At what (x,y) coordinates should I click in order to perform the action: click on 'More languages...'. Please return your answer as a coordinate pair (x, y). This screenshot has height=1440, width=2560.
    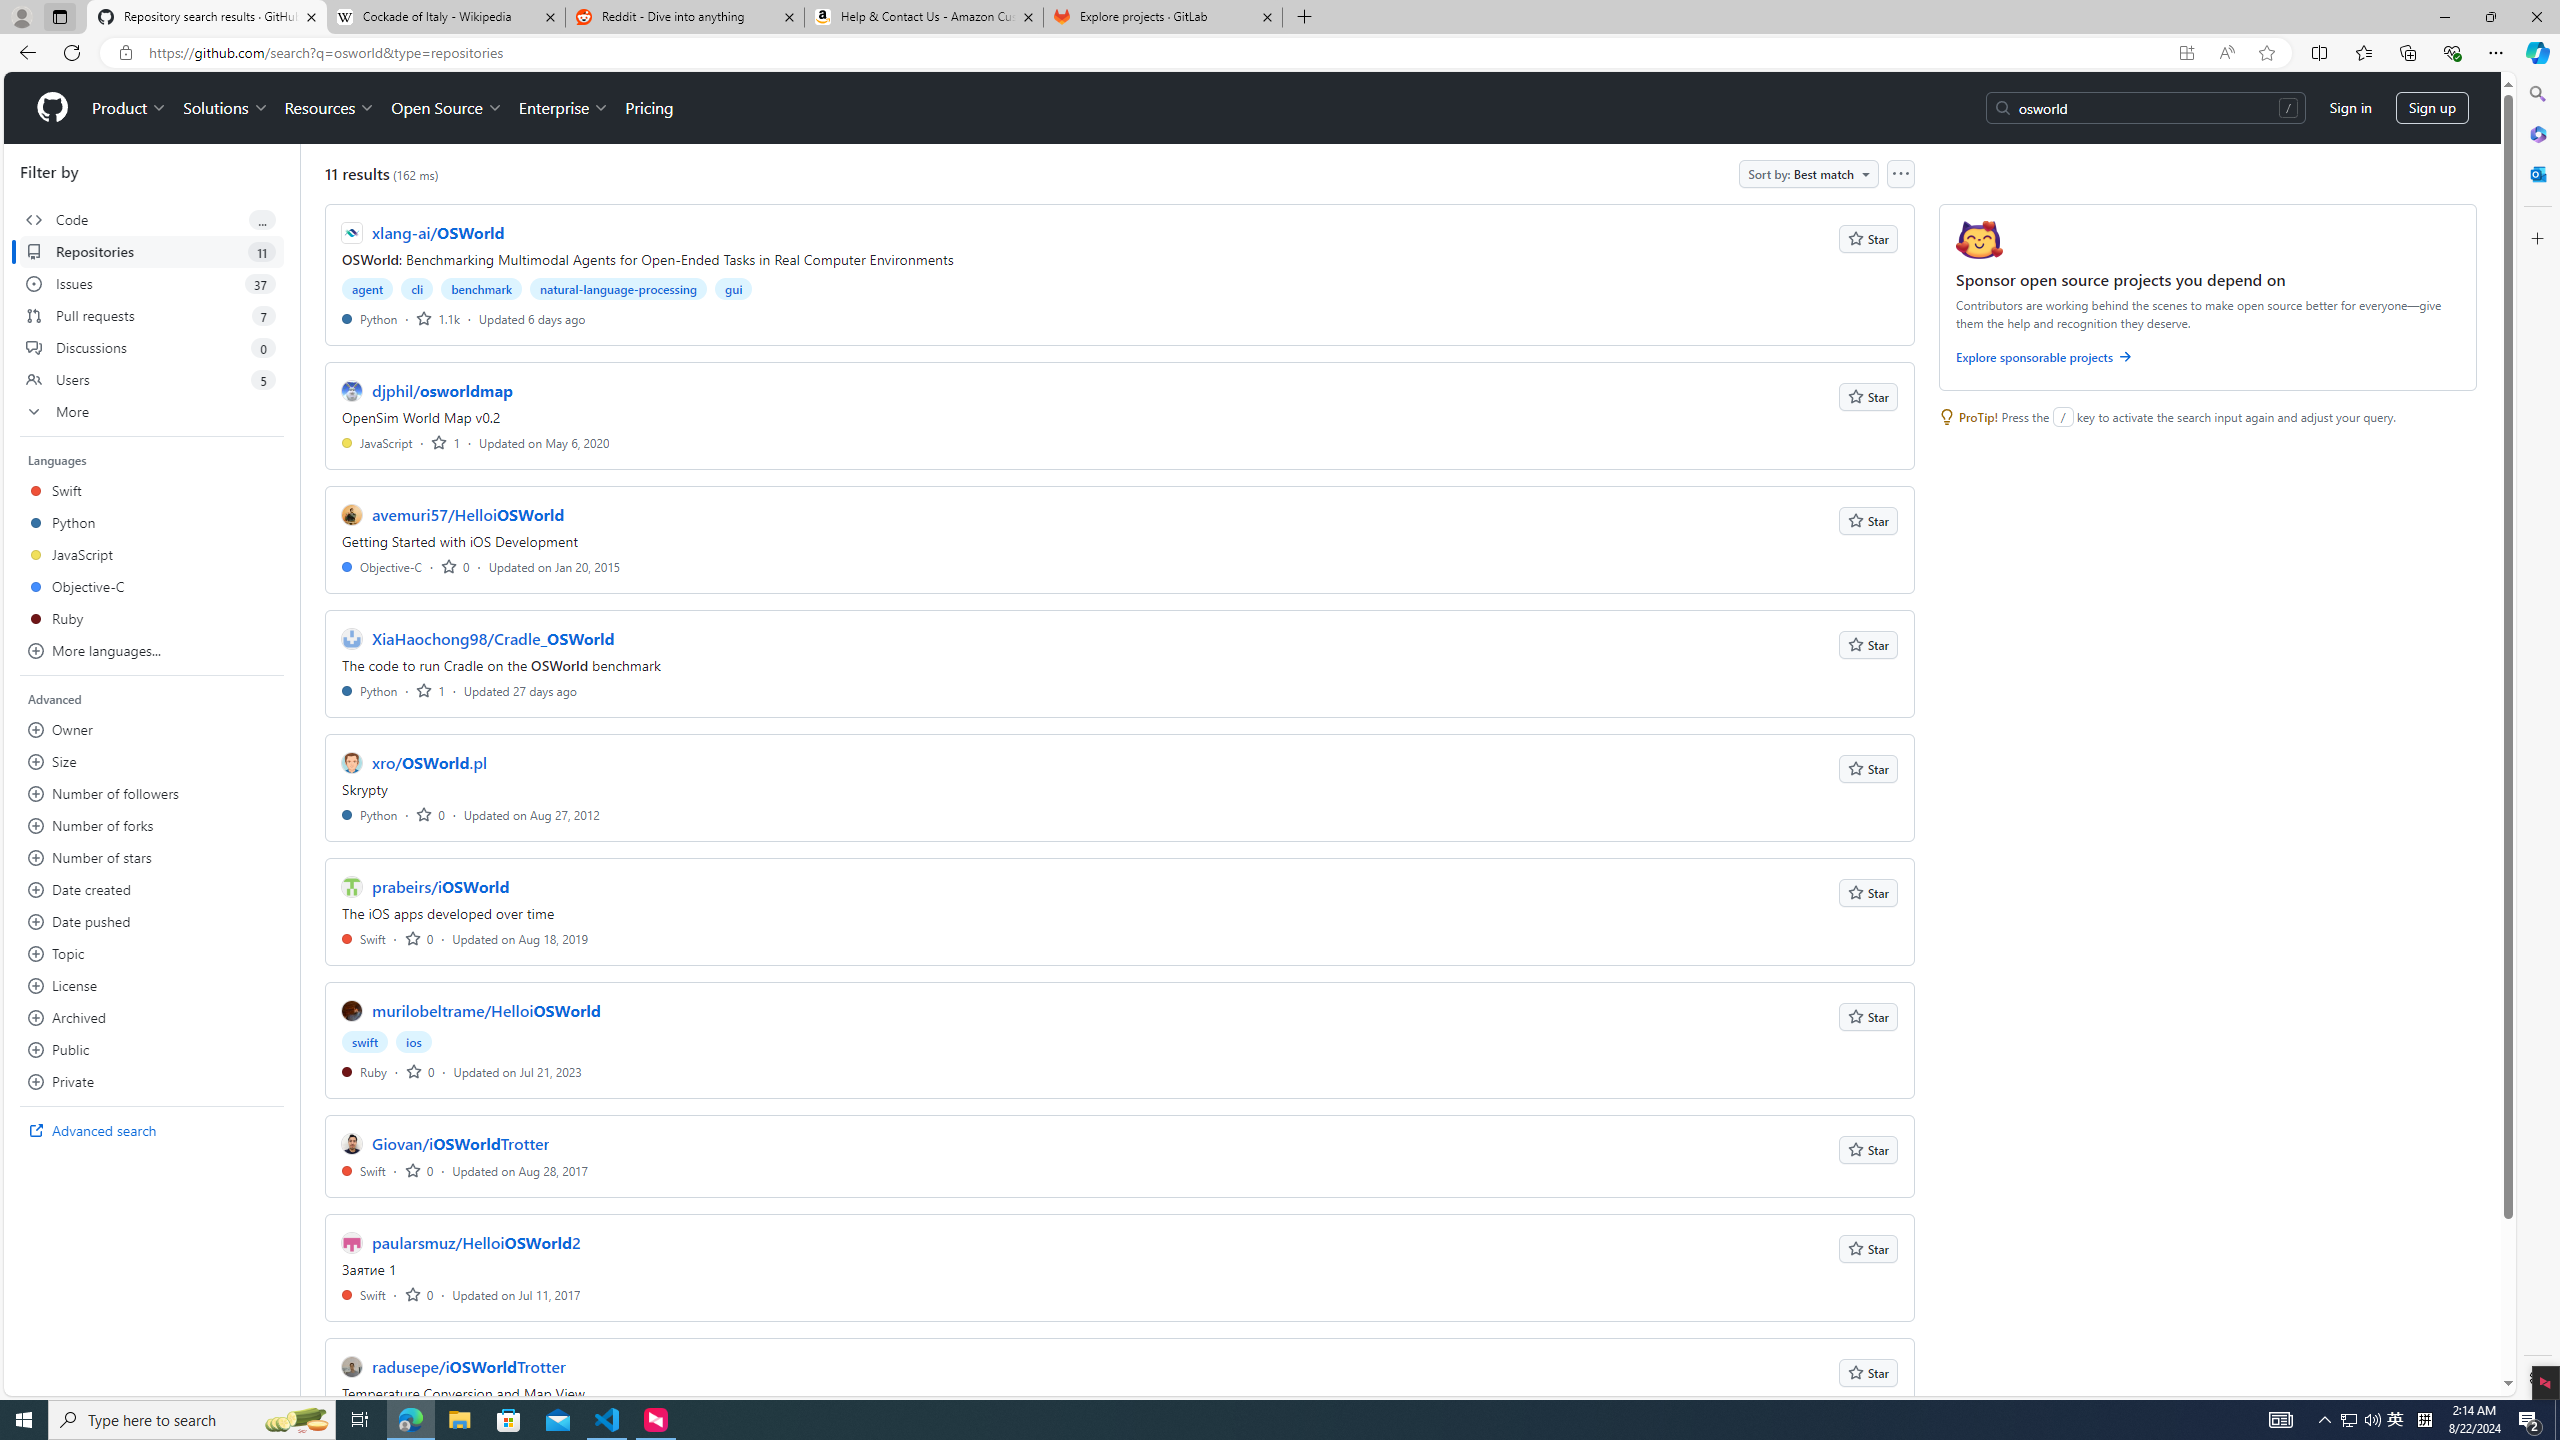
    Looking at the image, I should click on (151, 650).